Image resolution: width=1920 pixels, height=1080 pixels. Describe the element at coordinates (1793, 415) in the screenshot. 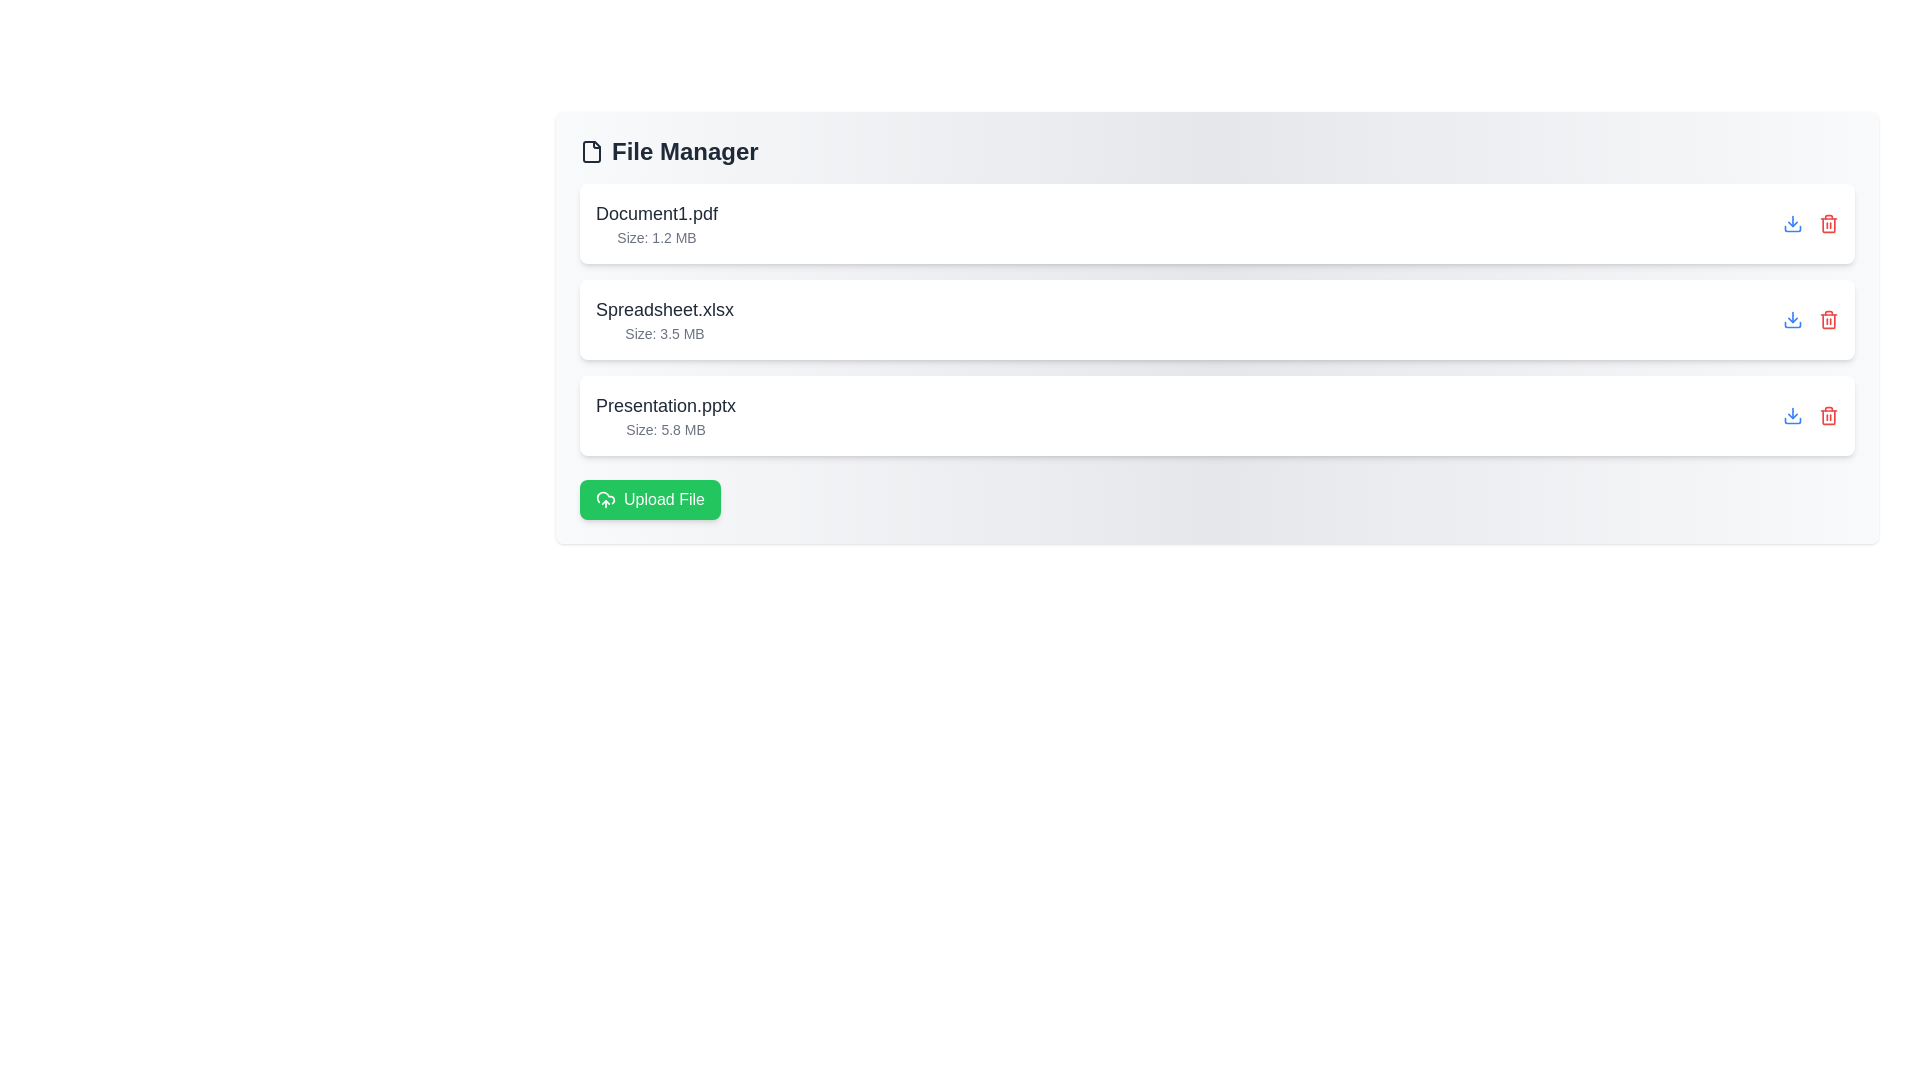

I see `download button for the file Presentation.pptx` at that location.